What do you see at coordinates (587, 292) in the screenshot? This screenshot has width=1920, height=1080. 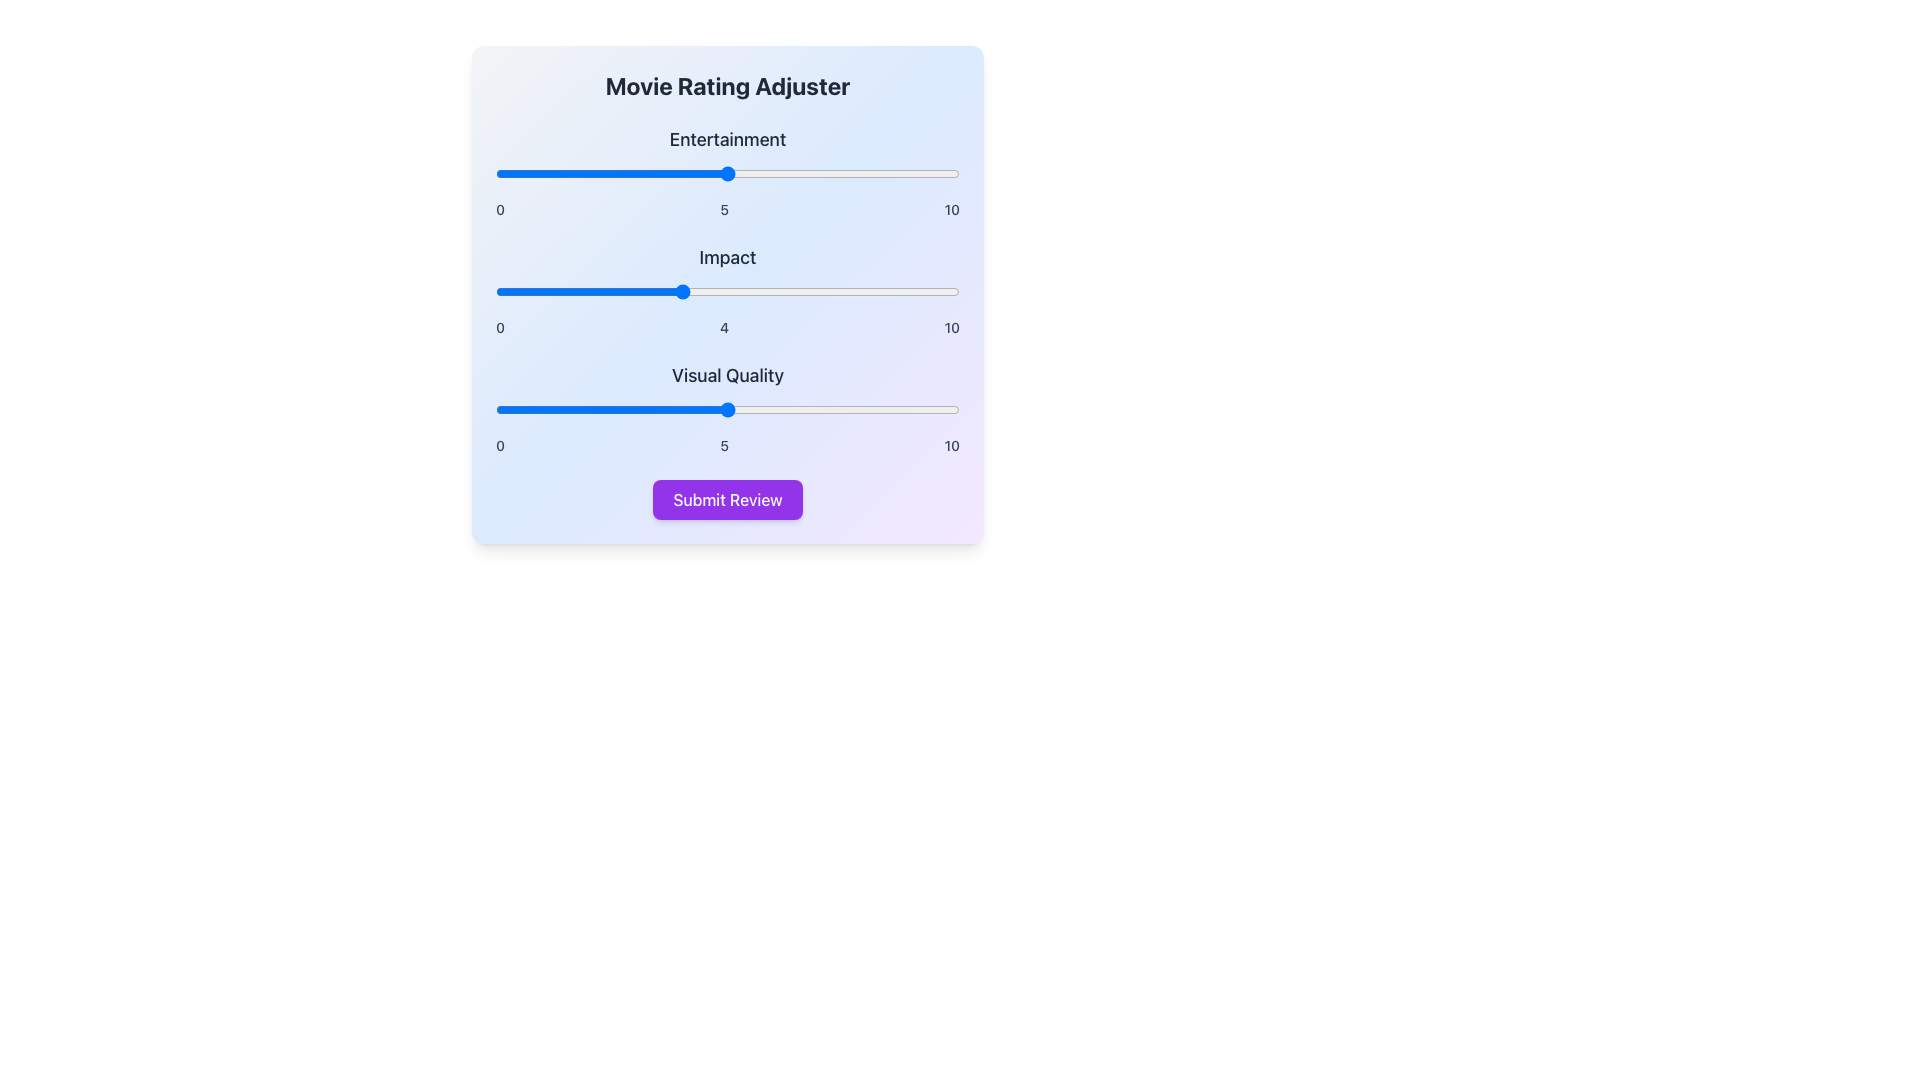 I see `the Impact slider value` at bounding box center [587, 292].